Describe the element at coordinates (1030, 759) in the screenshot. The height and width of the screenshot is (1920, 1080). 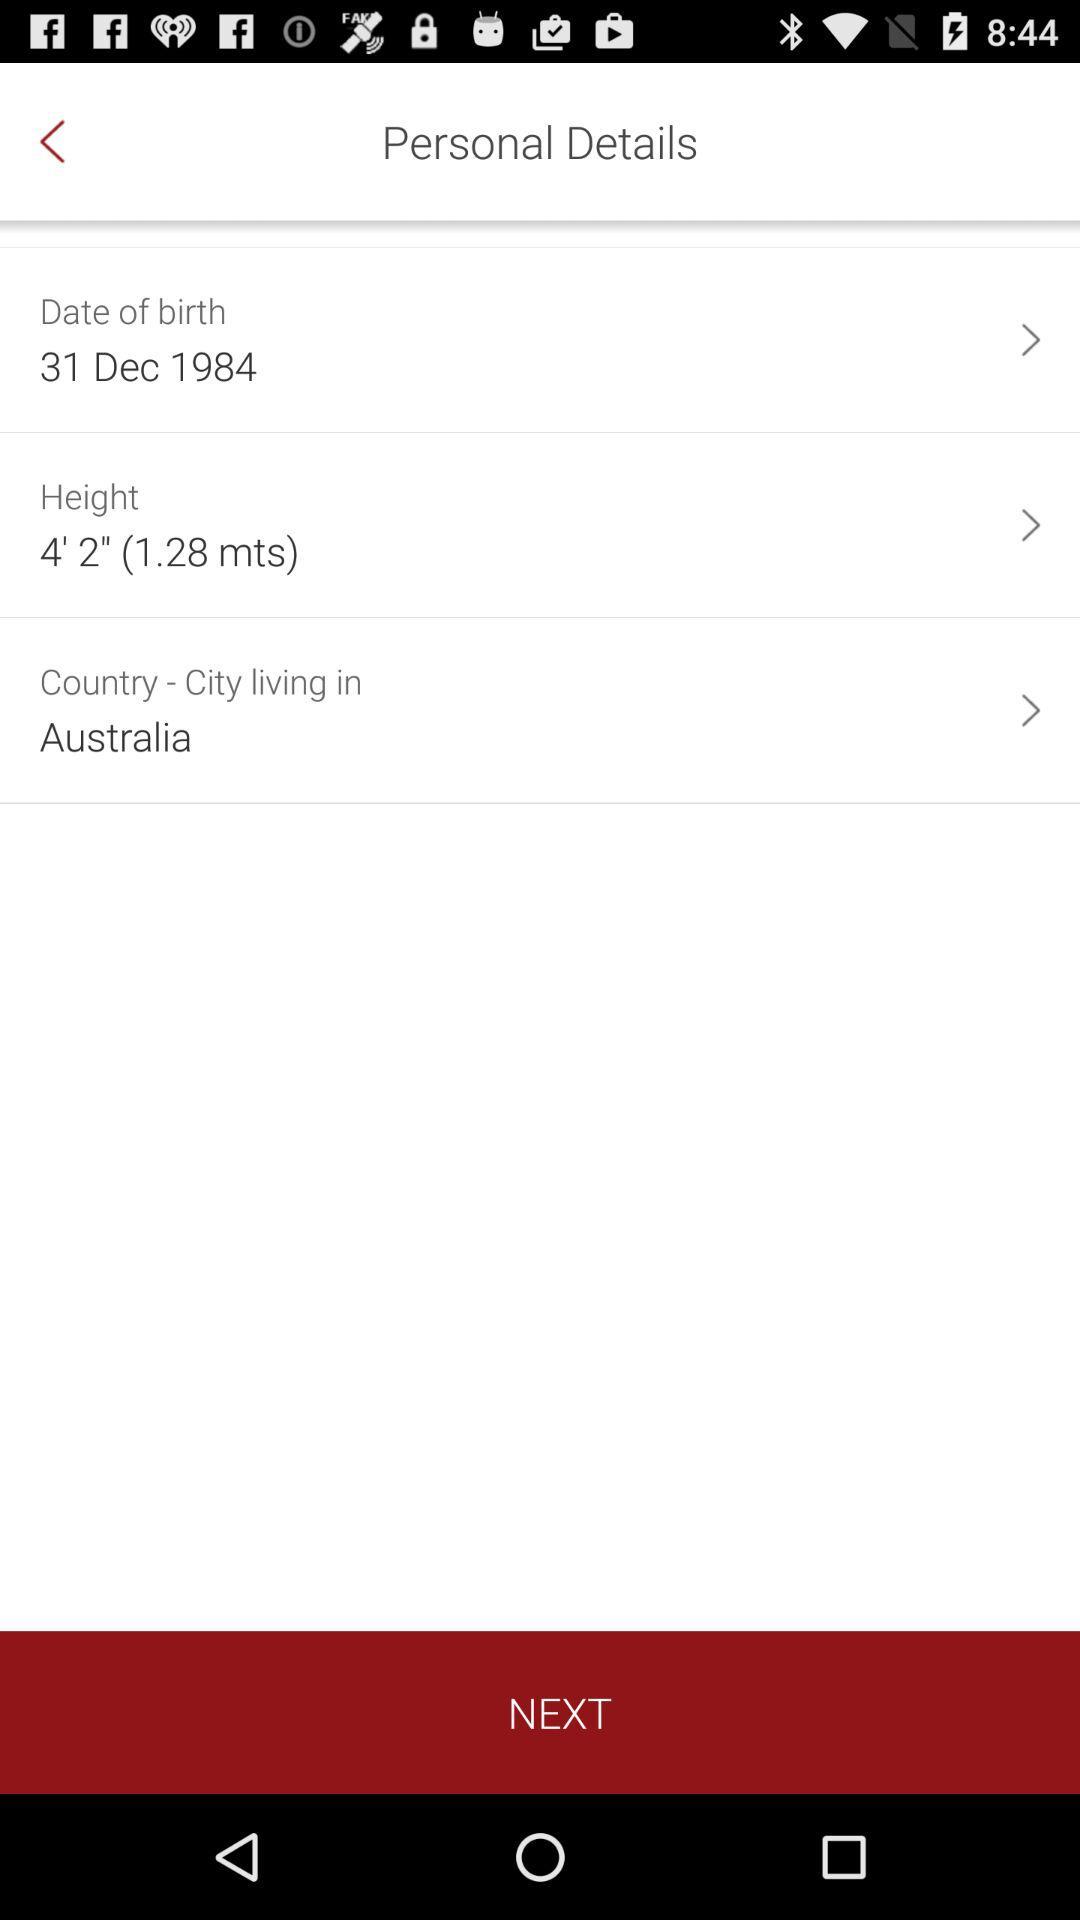
I see `the play icon` at that location.